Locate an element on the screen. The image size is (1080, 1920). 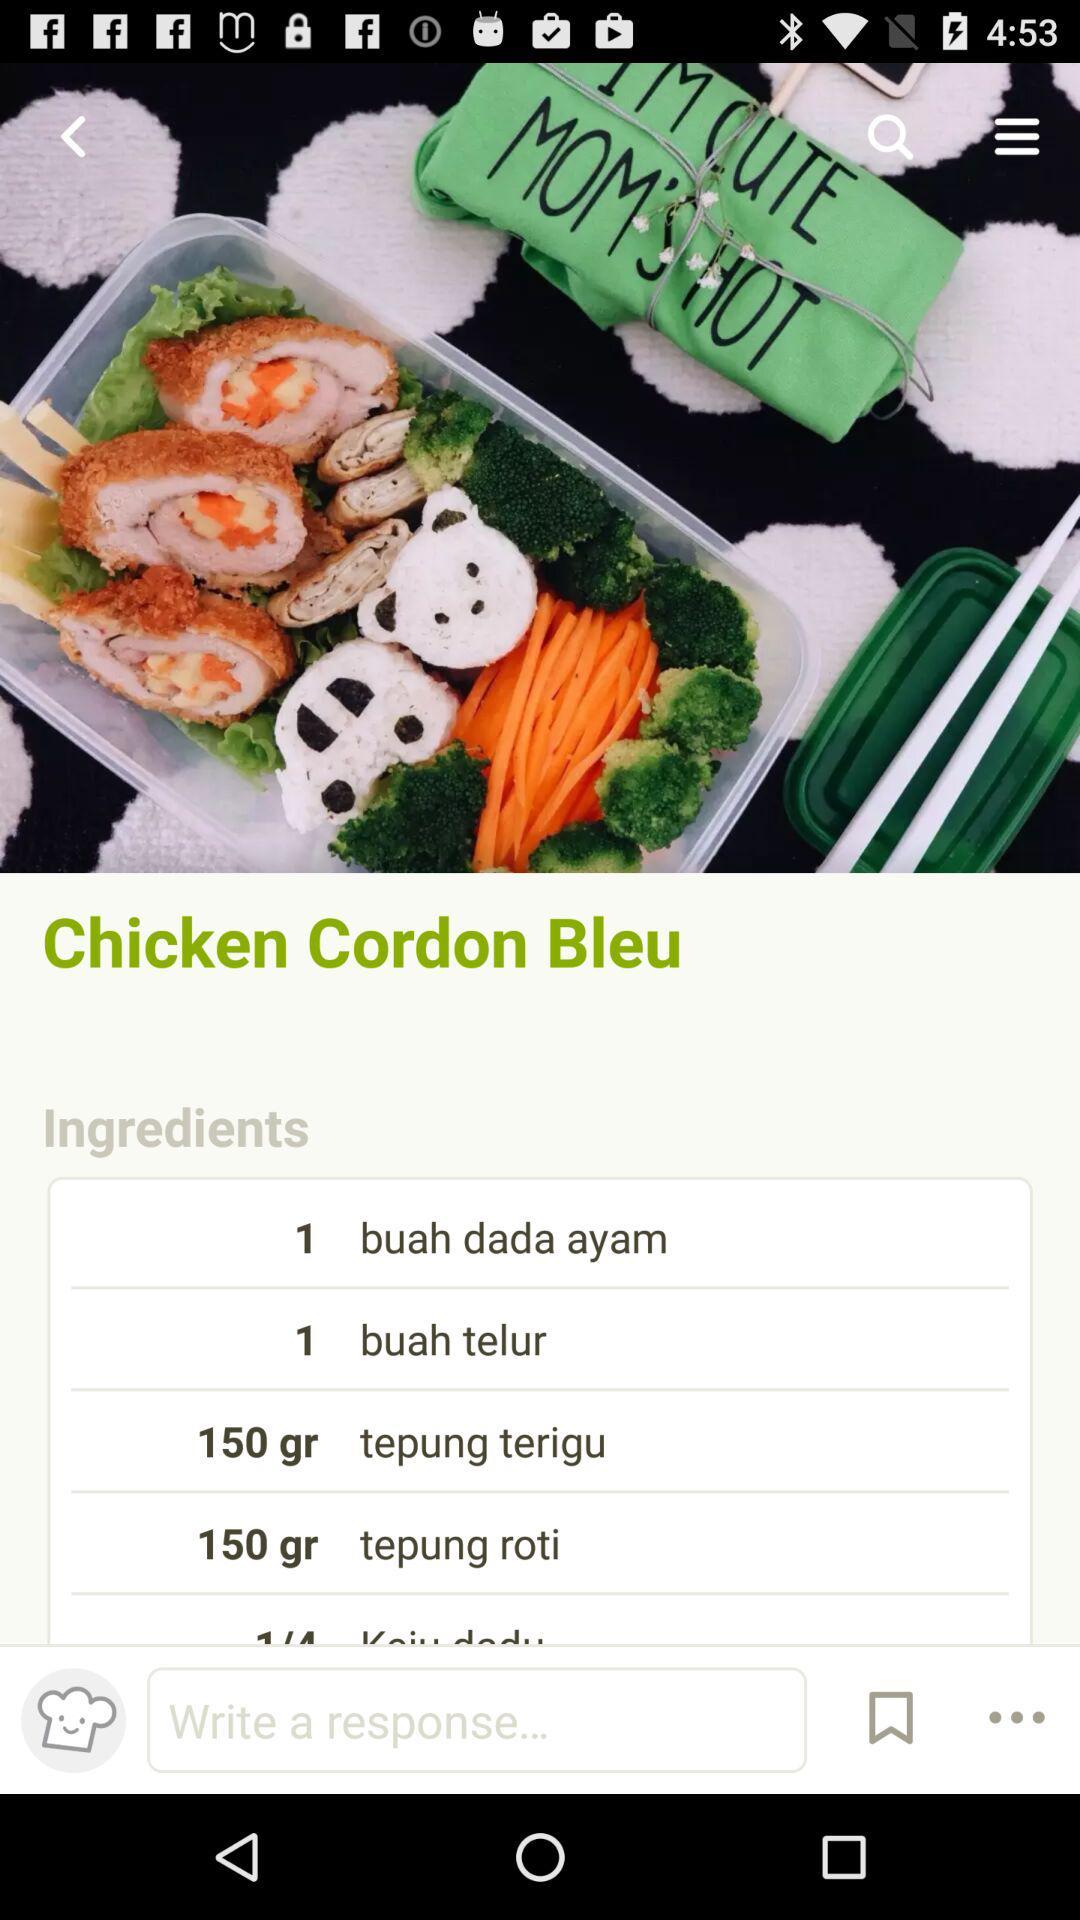
the bookmark icon is located at coordinates (890, 1840).